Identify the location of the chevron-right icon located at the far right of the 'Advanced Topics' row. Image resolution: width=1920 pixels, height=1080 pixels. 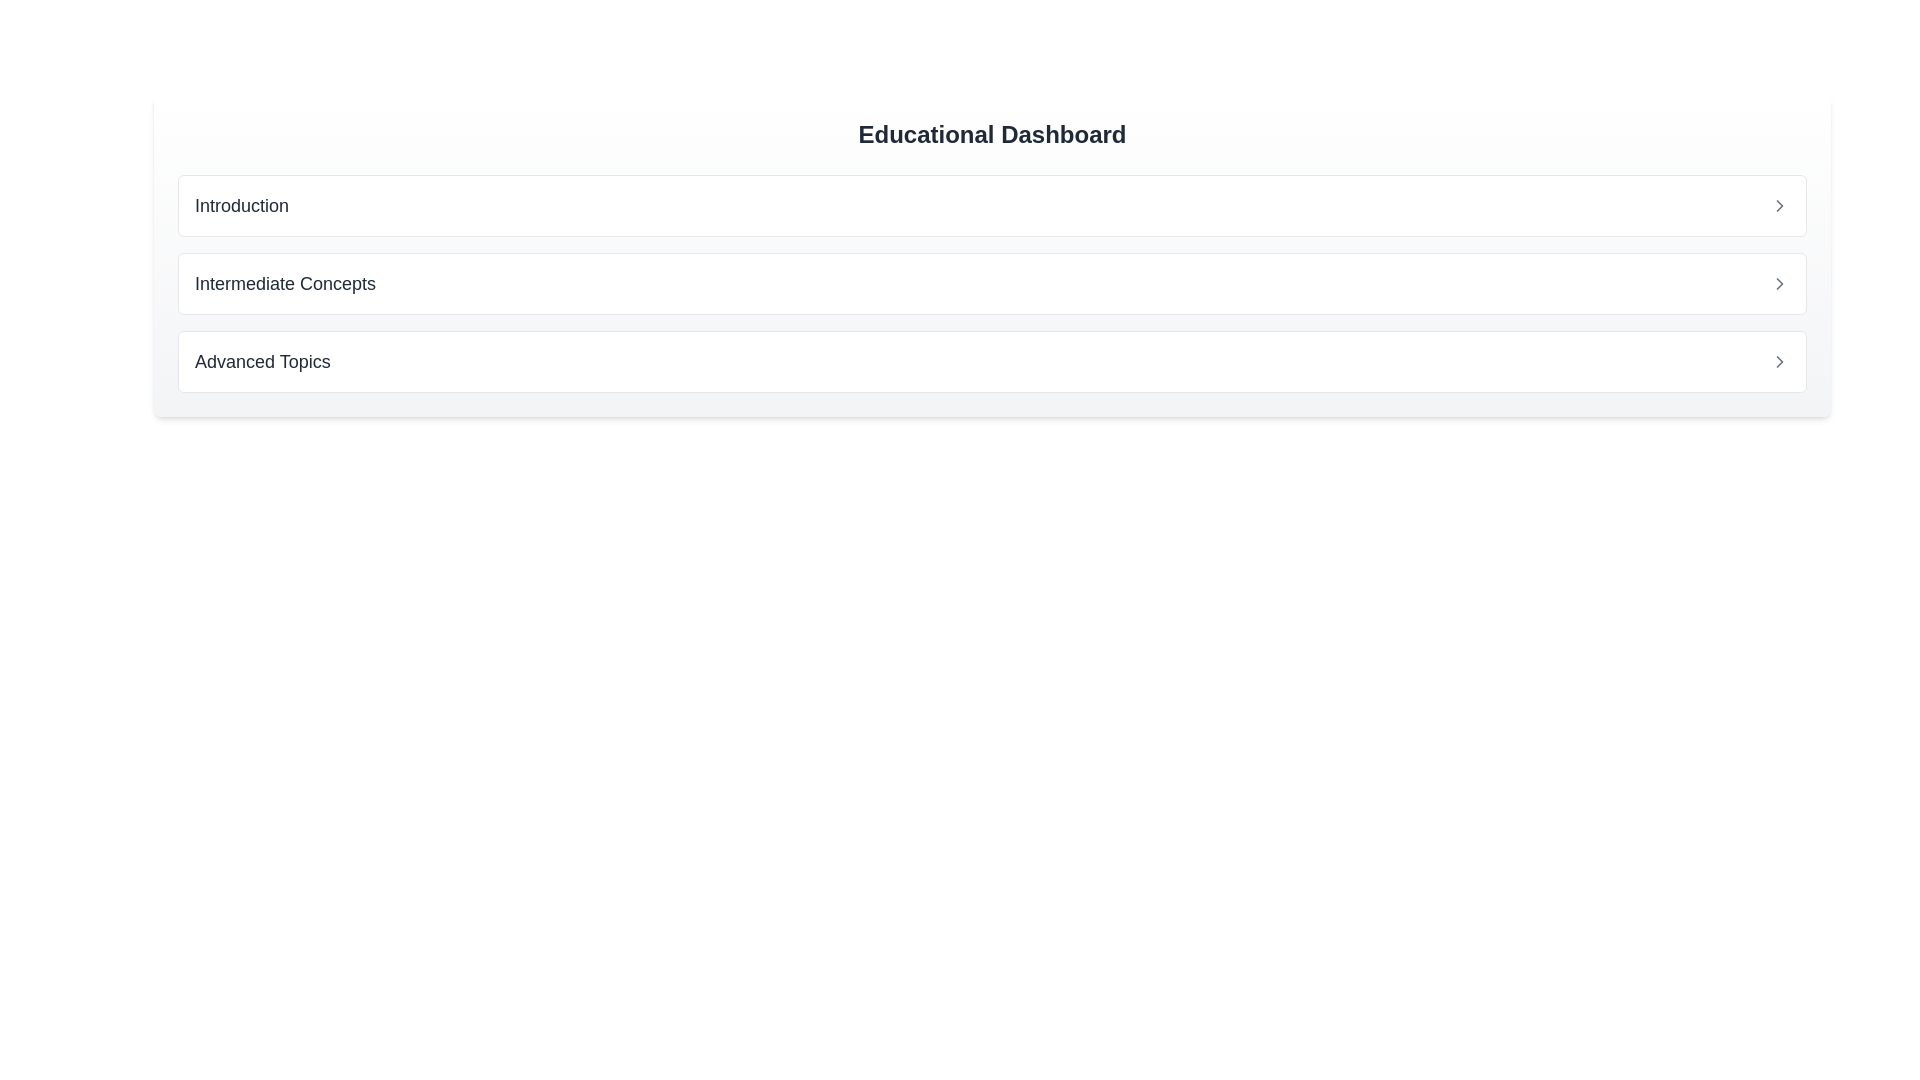
(1780, 362).